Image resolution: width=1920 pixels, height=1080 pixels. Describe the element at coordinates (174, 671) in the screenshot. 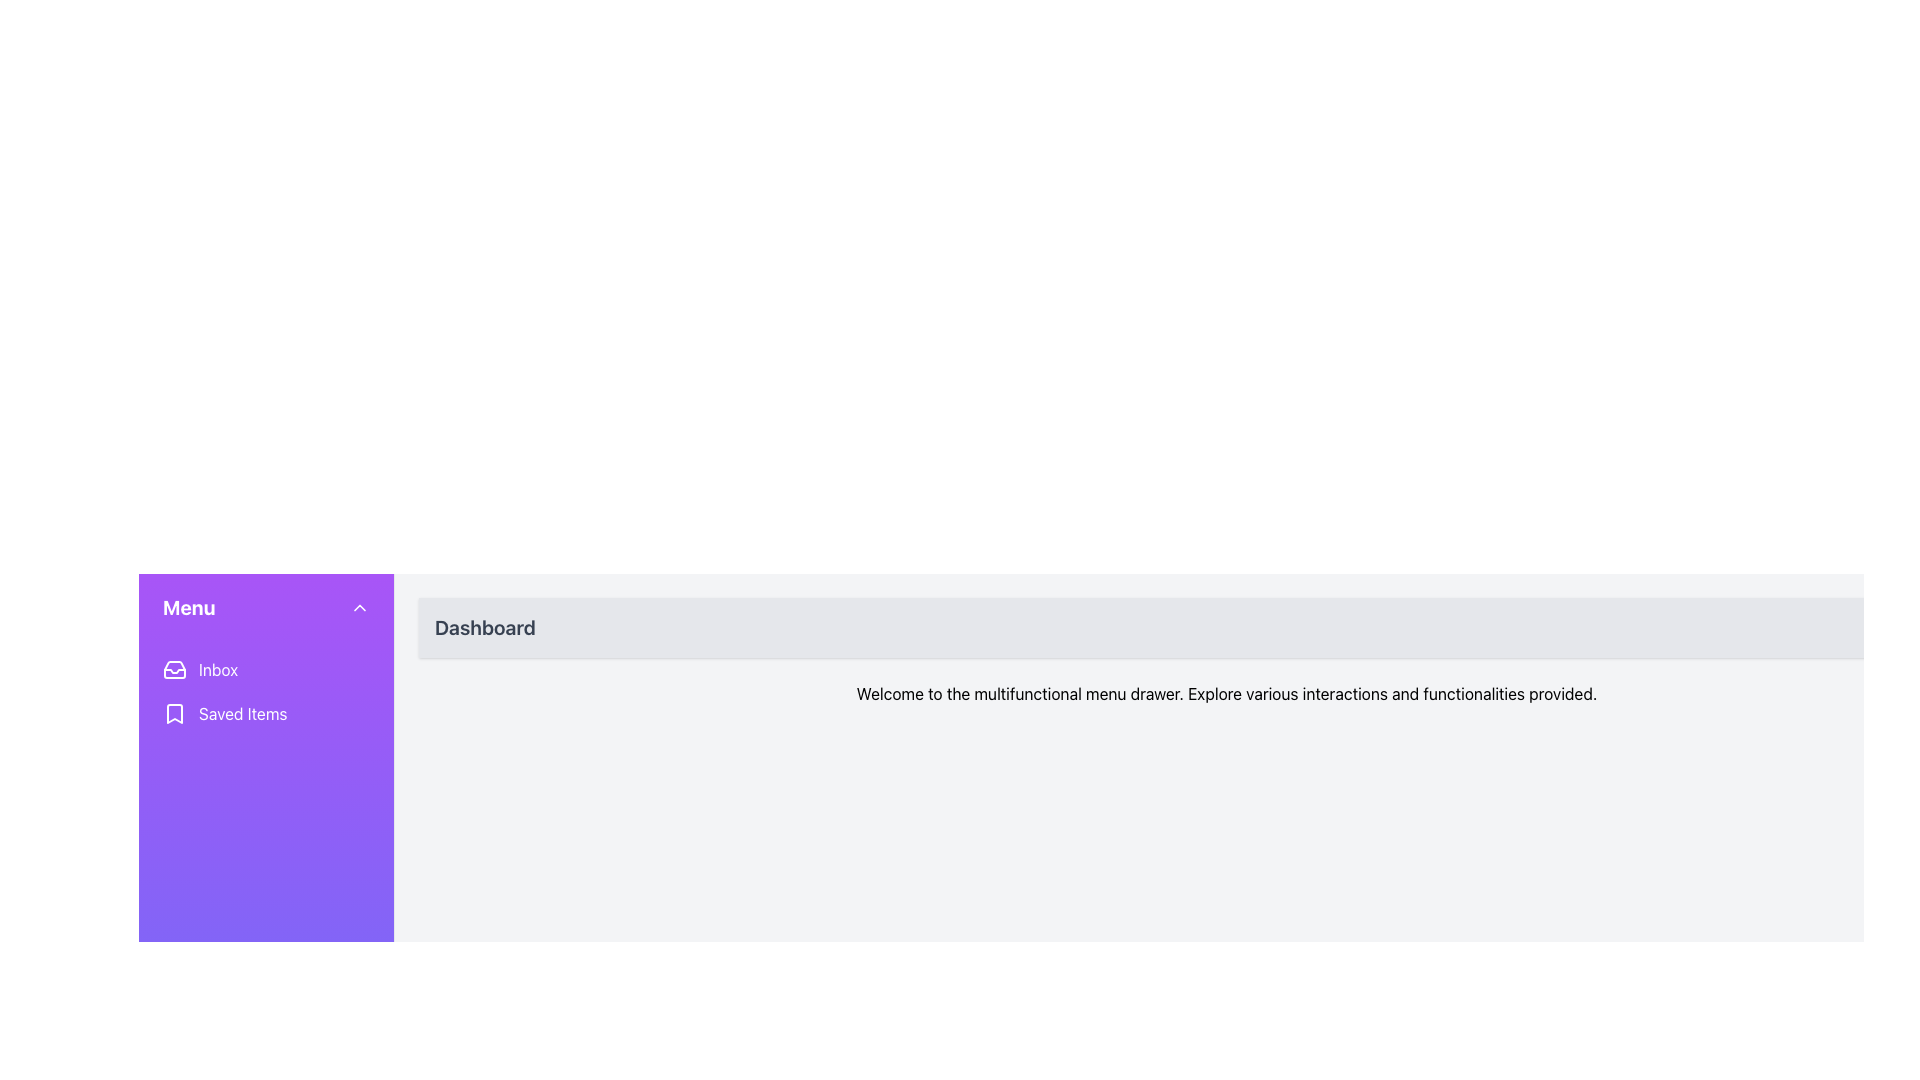

I see `the polygonal part of the mail inbox icon located in the left sidebar menu, adjacent to the 'Inbox' label` at that location.